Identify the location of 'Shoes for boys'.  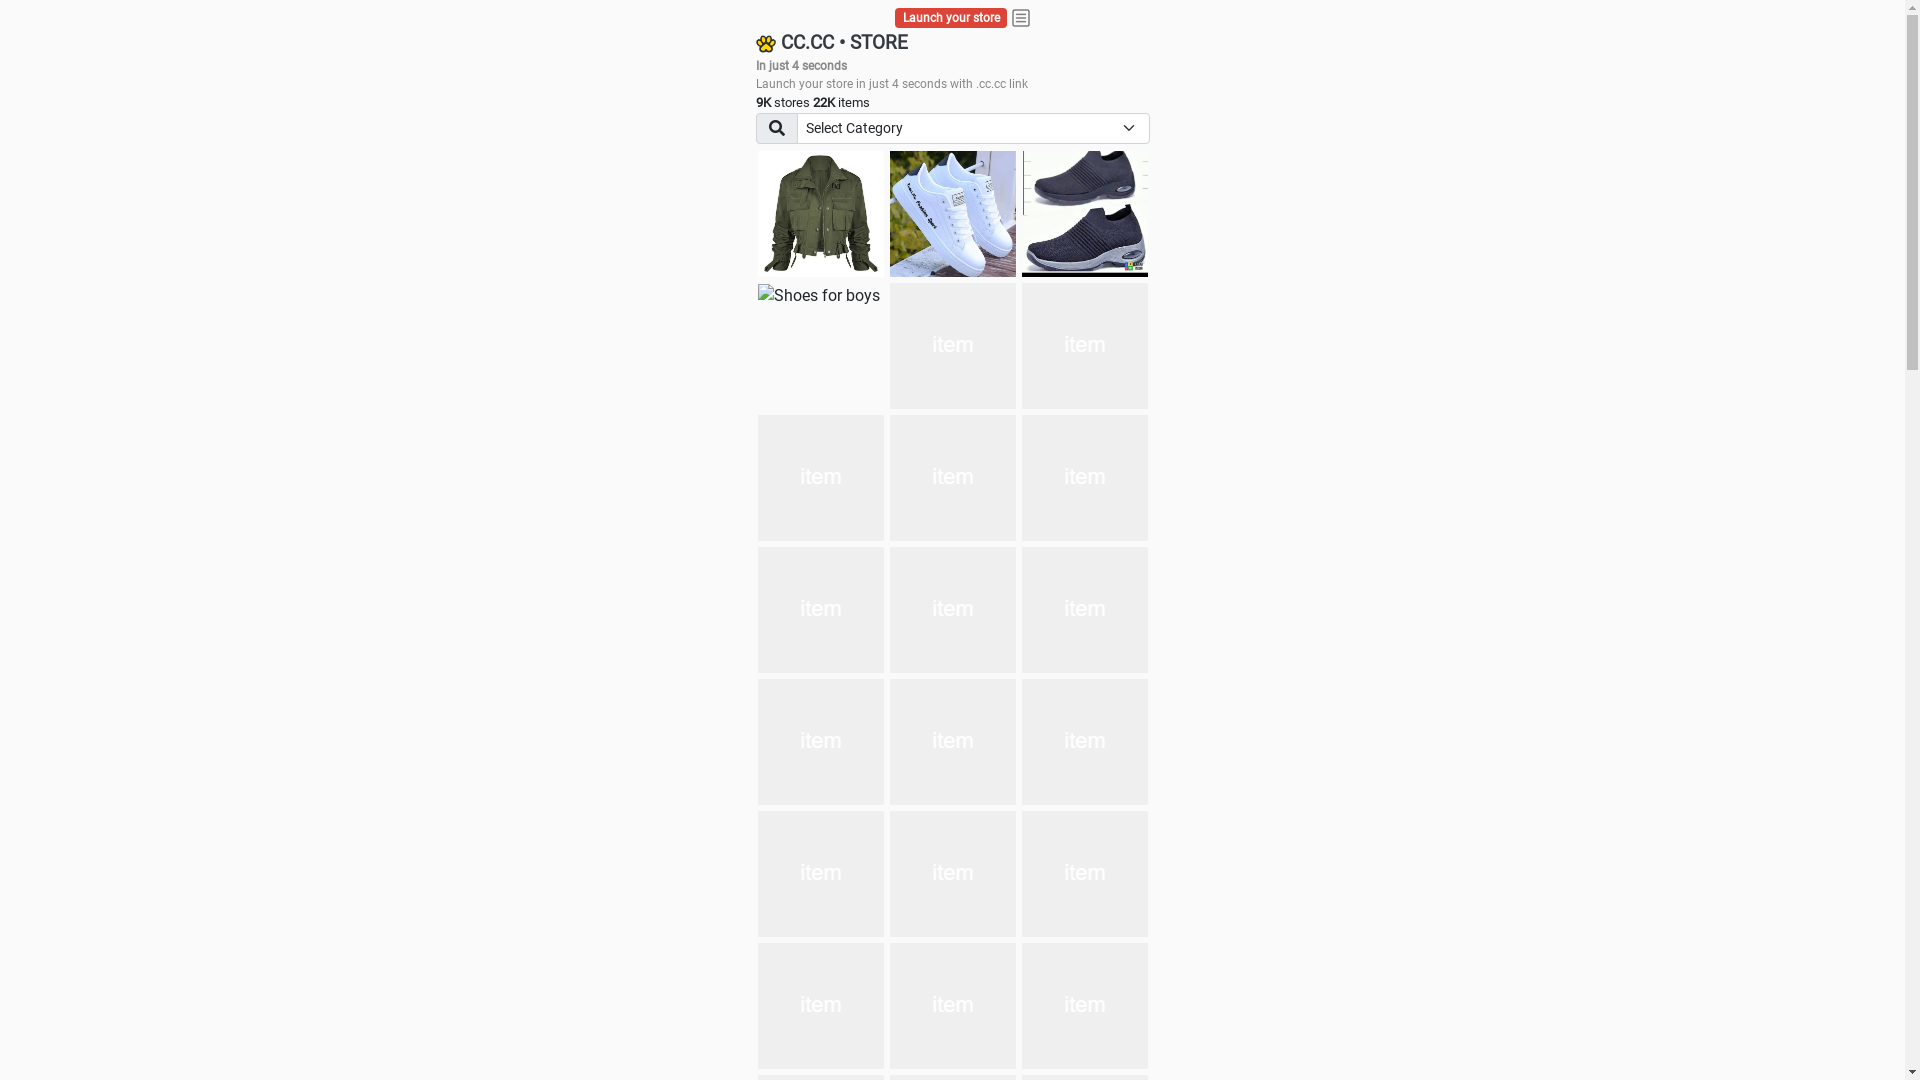
(819, 296).